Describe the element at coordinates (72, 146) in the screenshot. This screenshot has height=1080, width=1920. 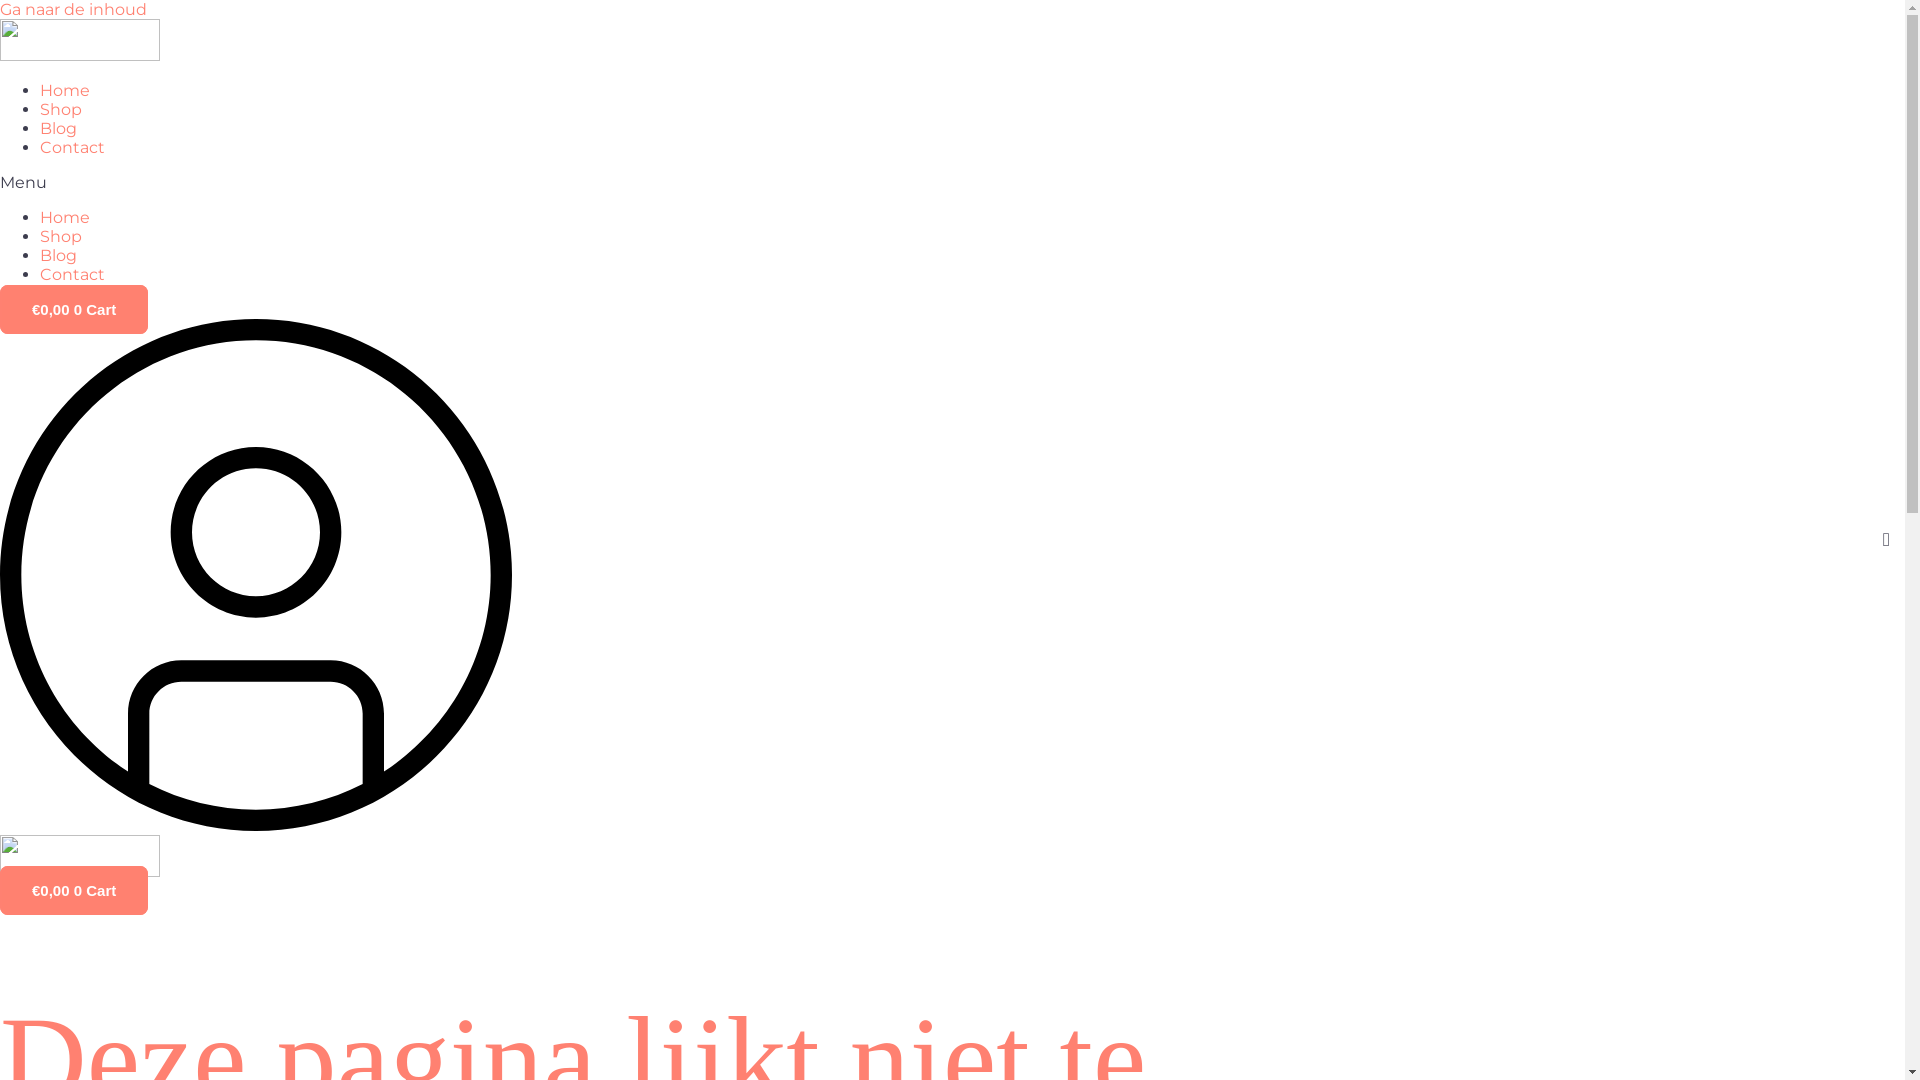
I see `'Contact'` at that location.